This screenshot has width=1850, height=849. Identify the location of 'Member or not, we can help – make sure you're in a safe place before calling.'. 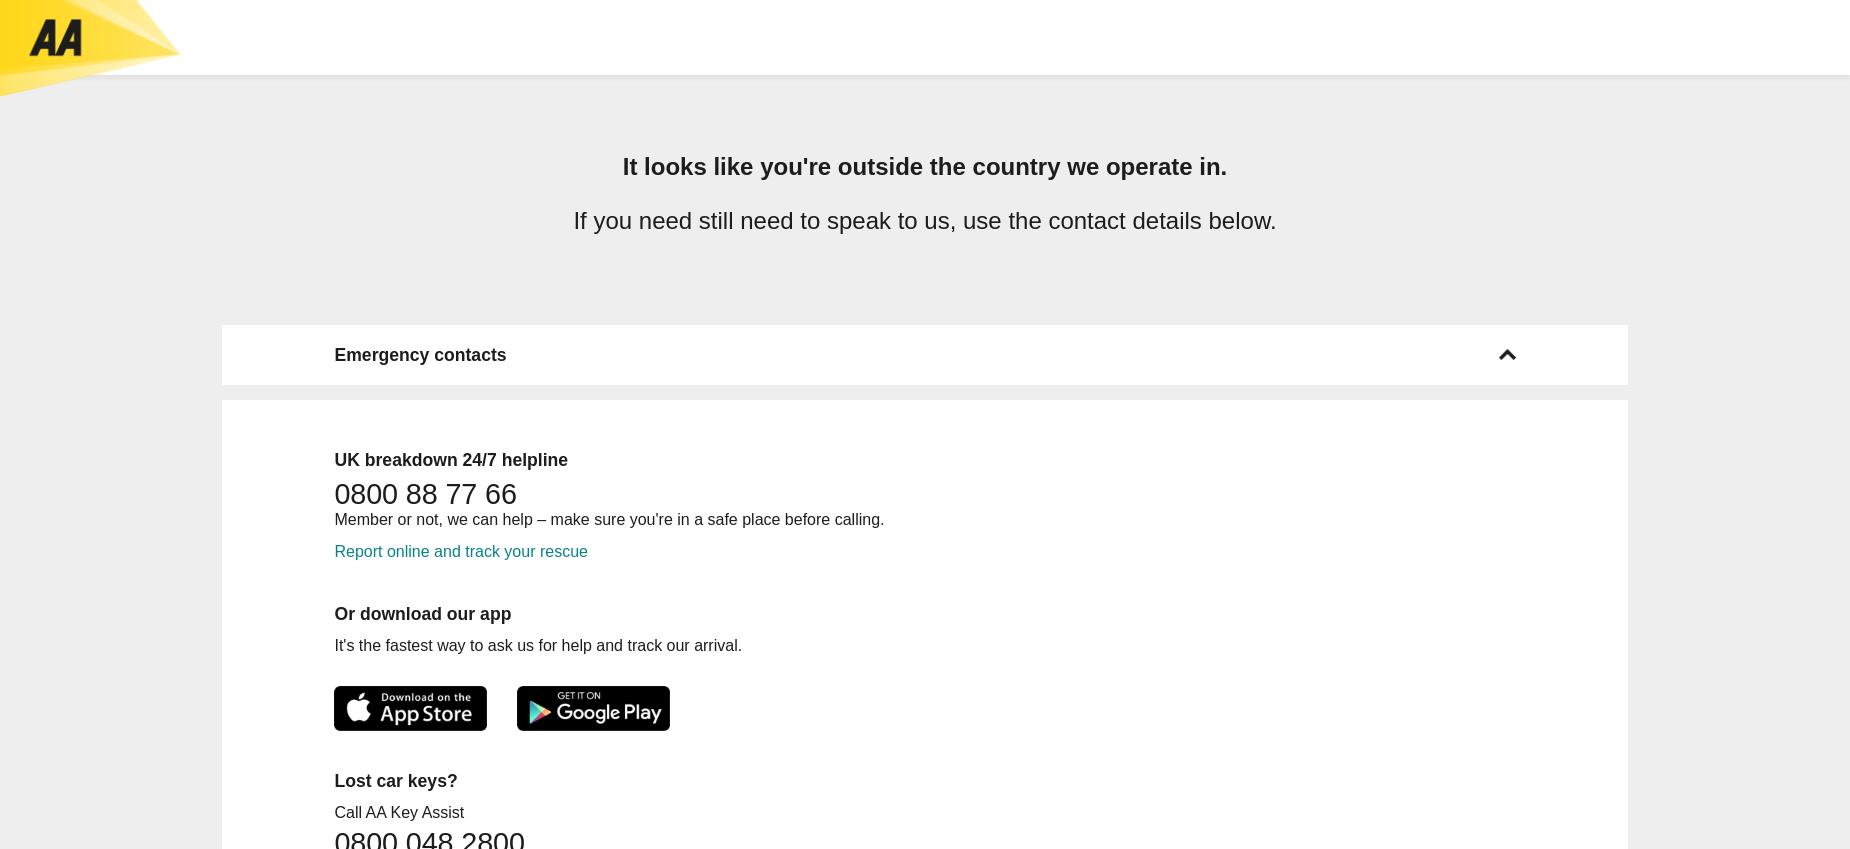
(332, 517).